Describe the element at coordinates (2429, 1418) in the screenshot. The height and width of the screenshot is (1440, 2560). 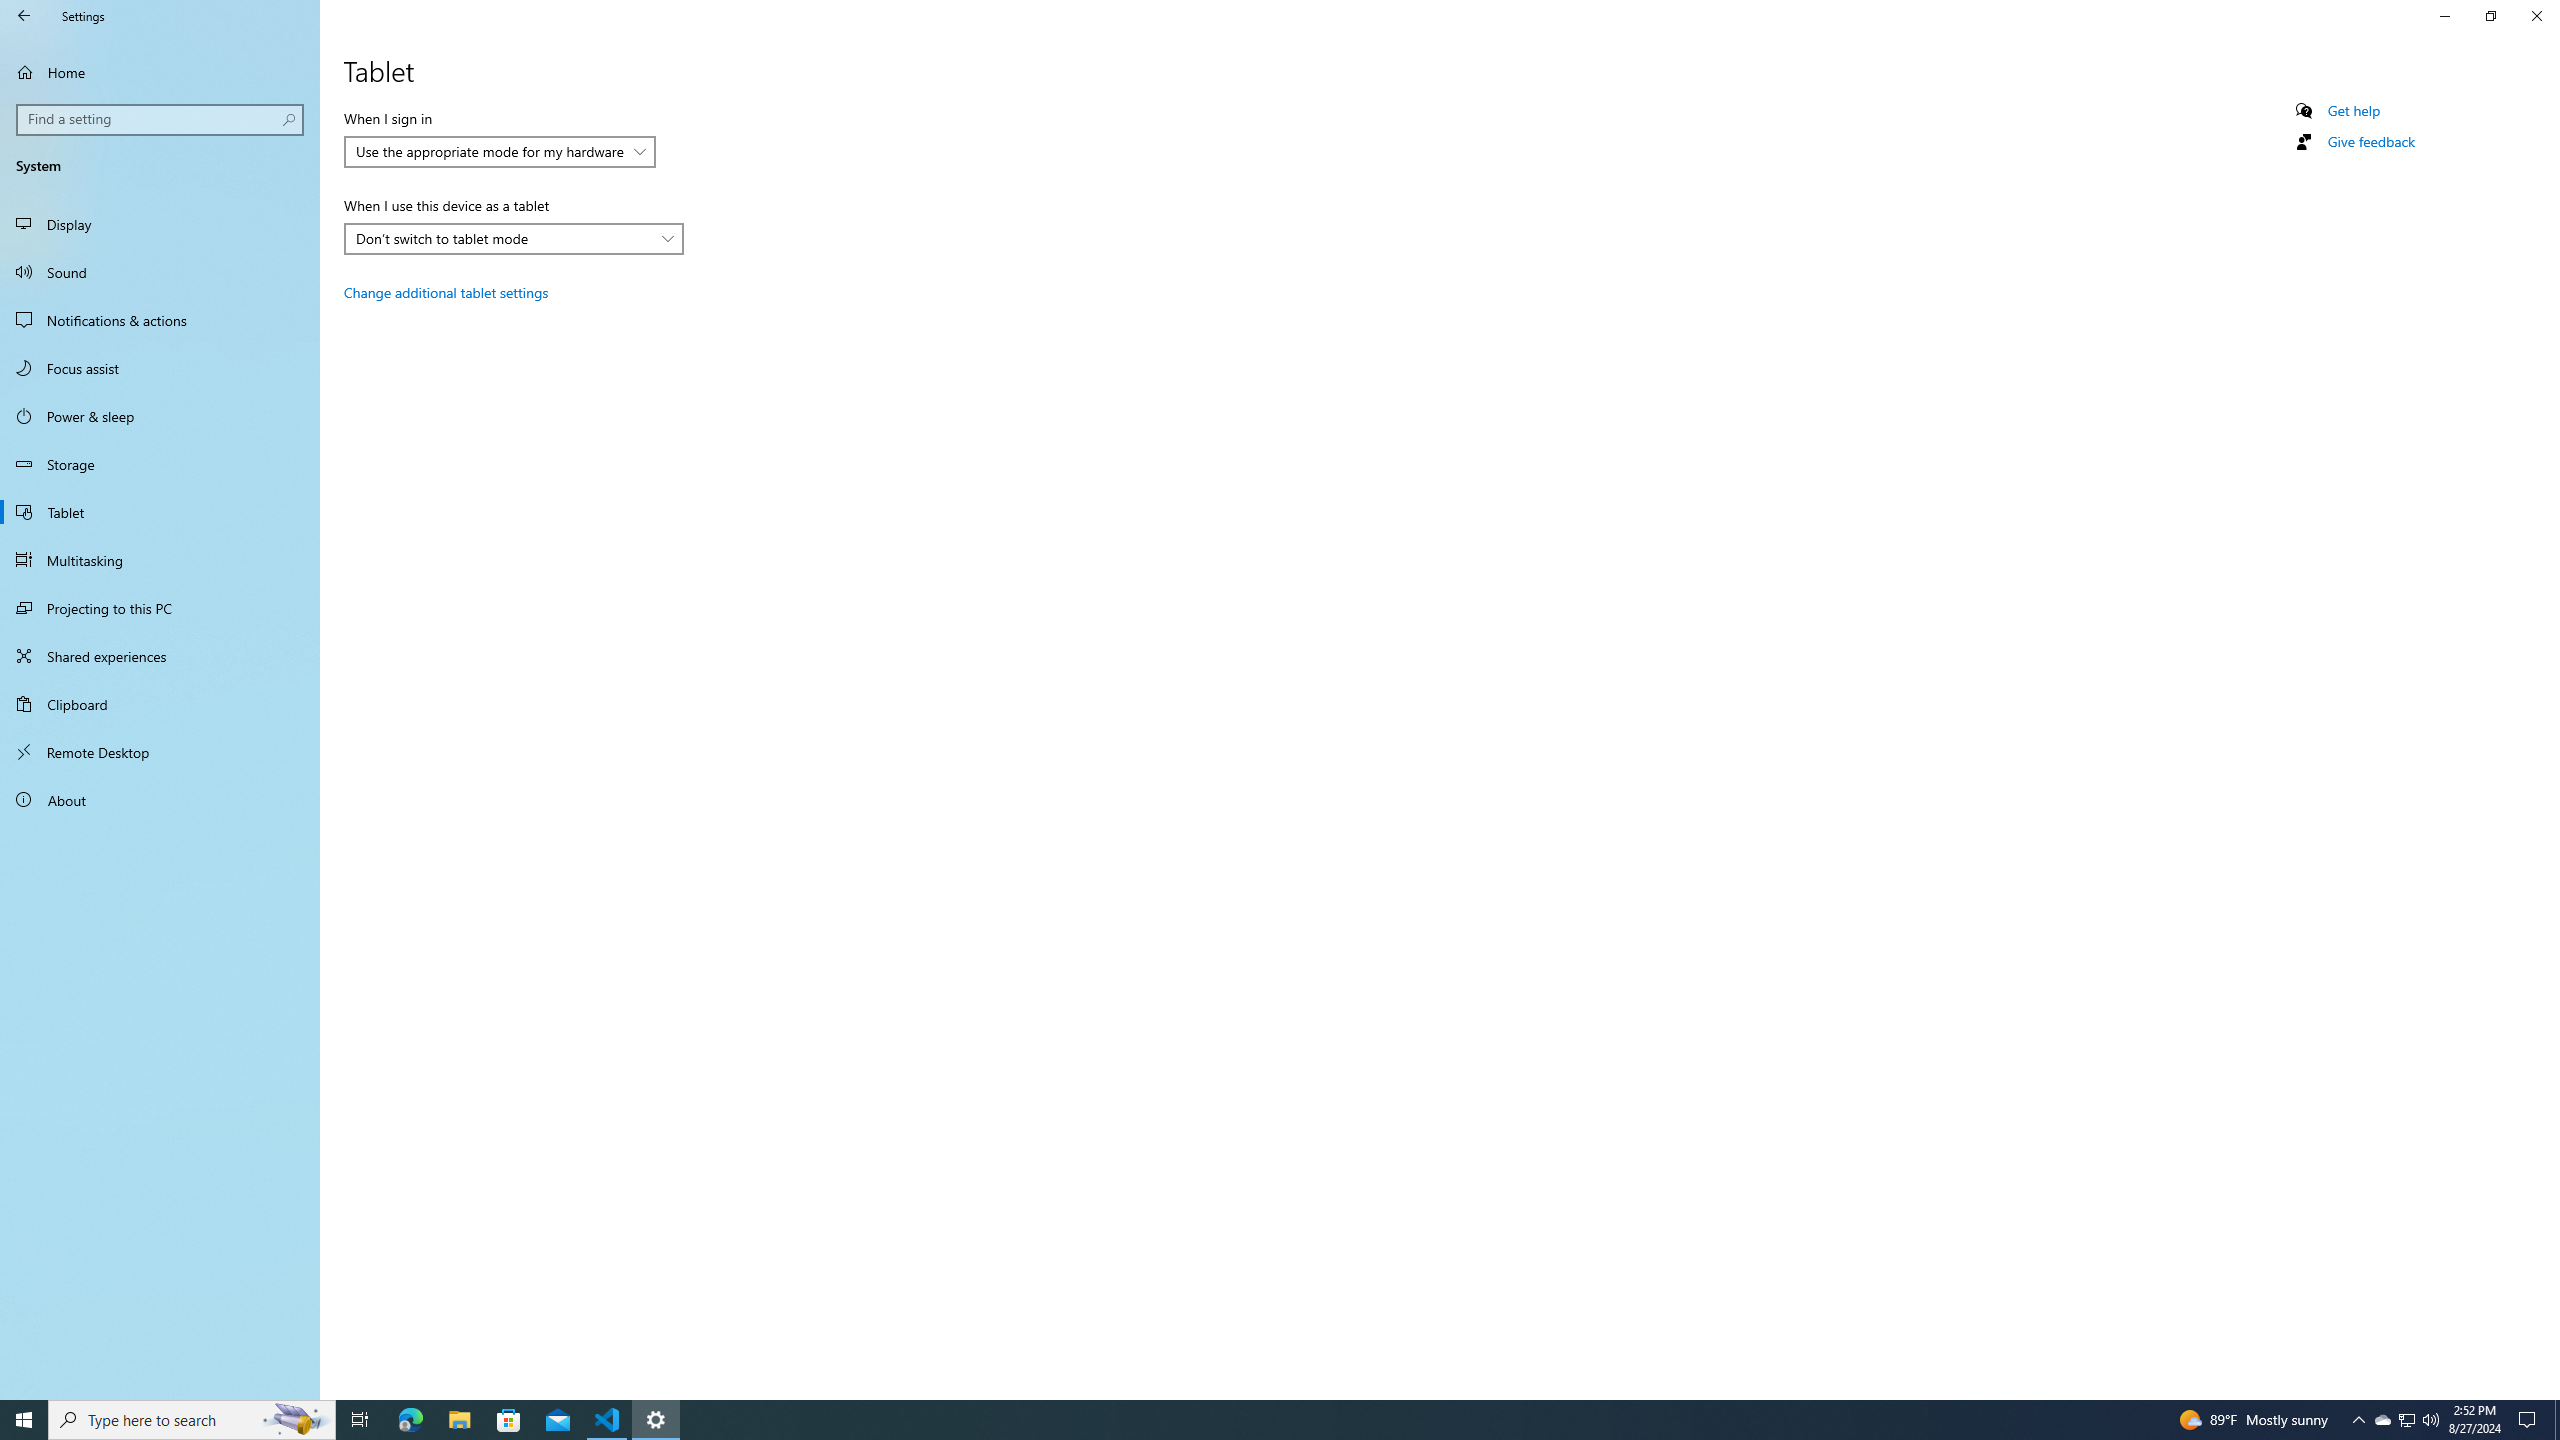
I see `'Q2790: 100%'` at that location.